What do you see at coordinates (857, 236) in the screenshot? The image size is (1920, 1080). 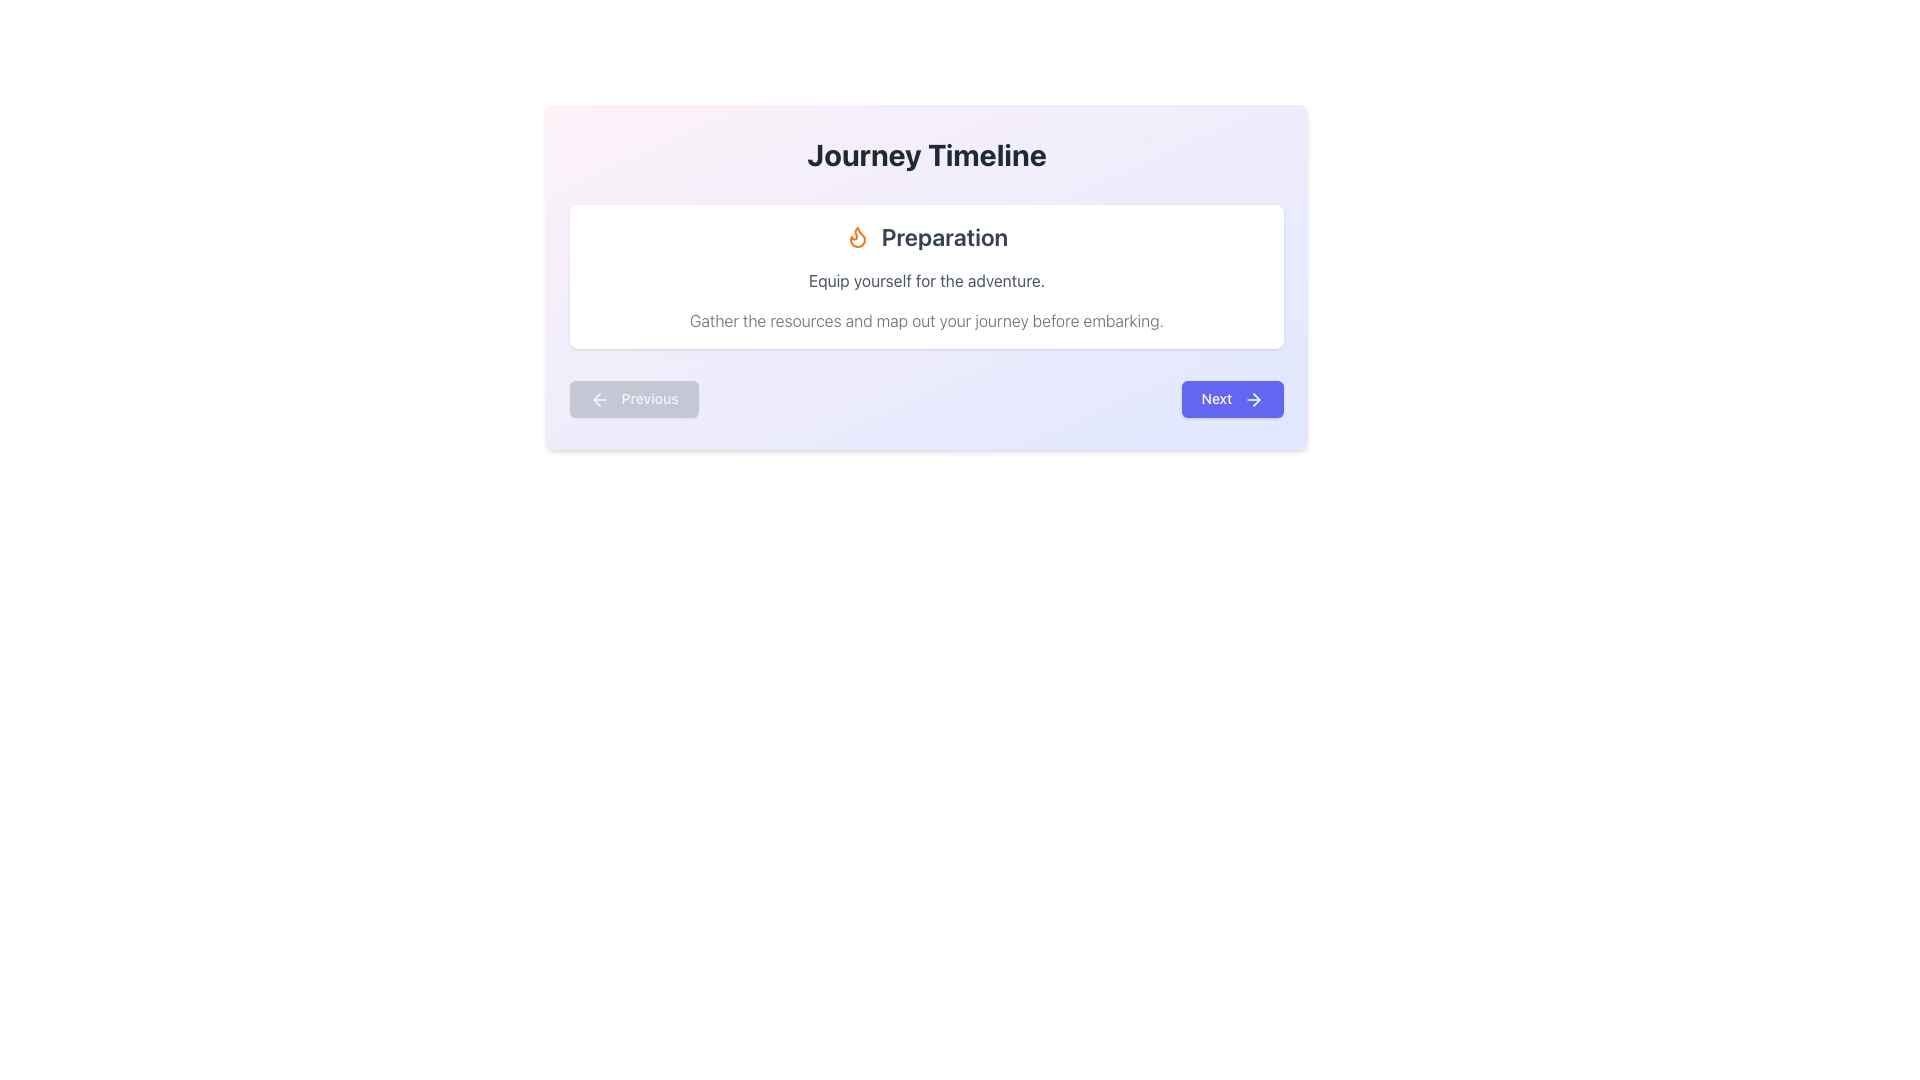 I see `the flame-shaped orange icon located to the left of the 'Preparation' text in the 'Journey Timeline' section` at bounding box center [857, 236].